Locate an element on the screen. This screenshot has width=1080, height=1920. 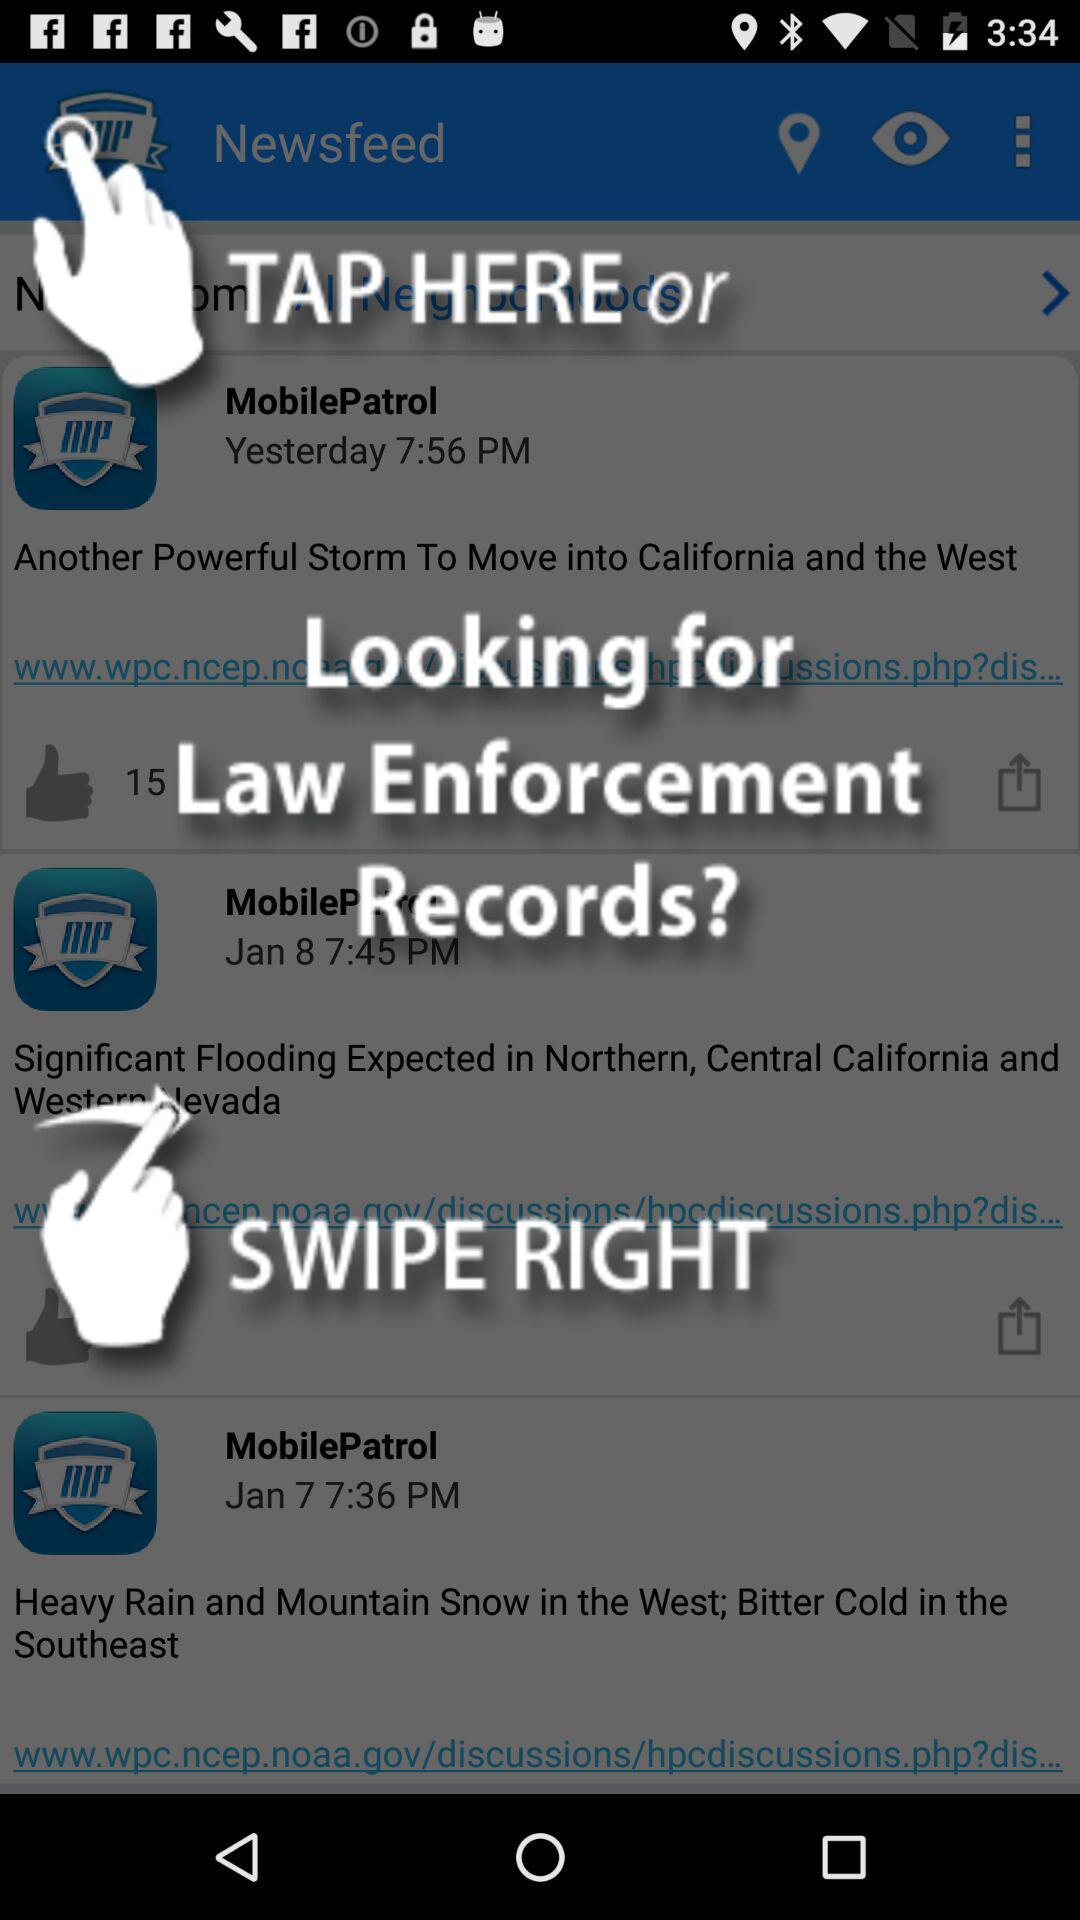
arrow key is located at coordinates (1050, 291).